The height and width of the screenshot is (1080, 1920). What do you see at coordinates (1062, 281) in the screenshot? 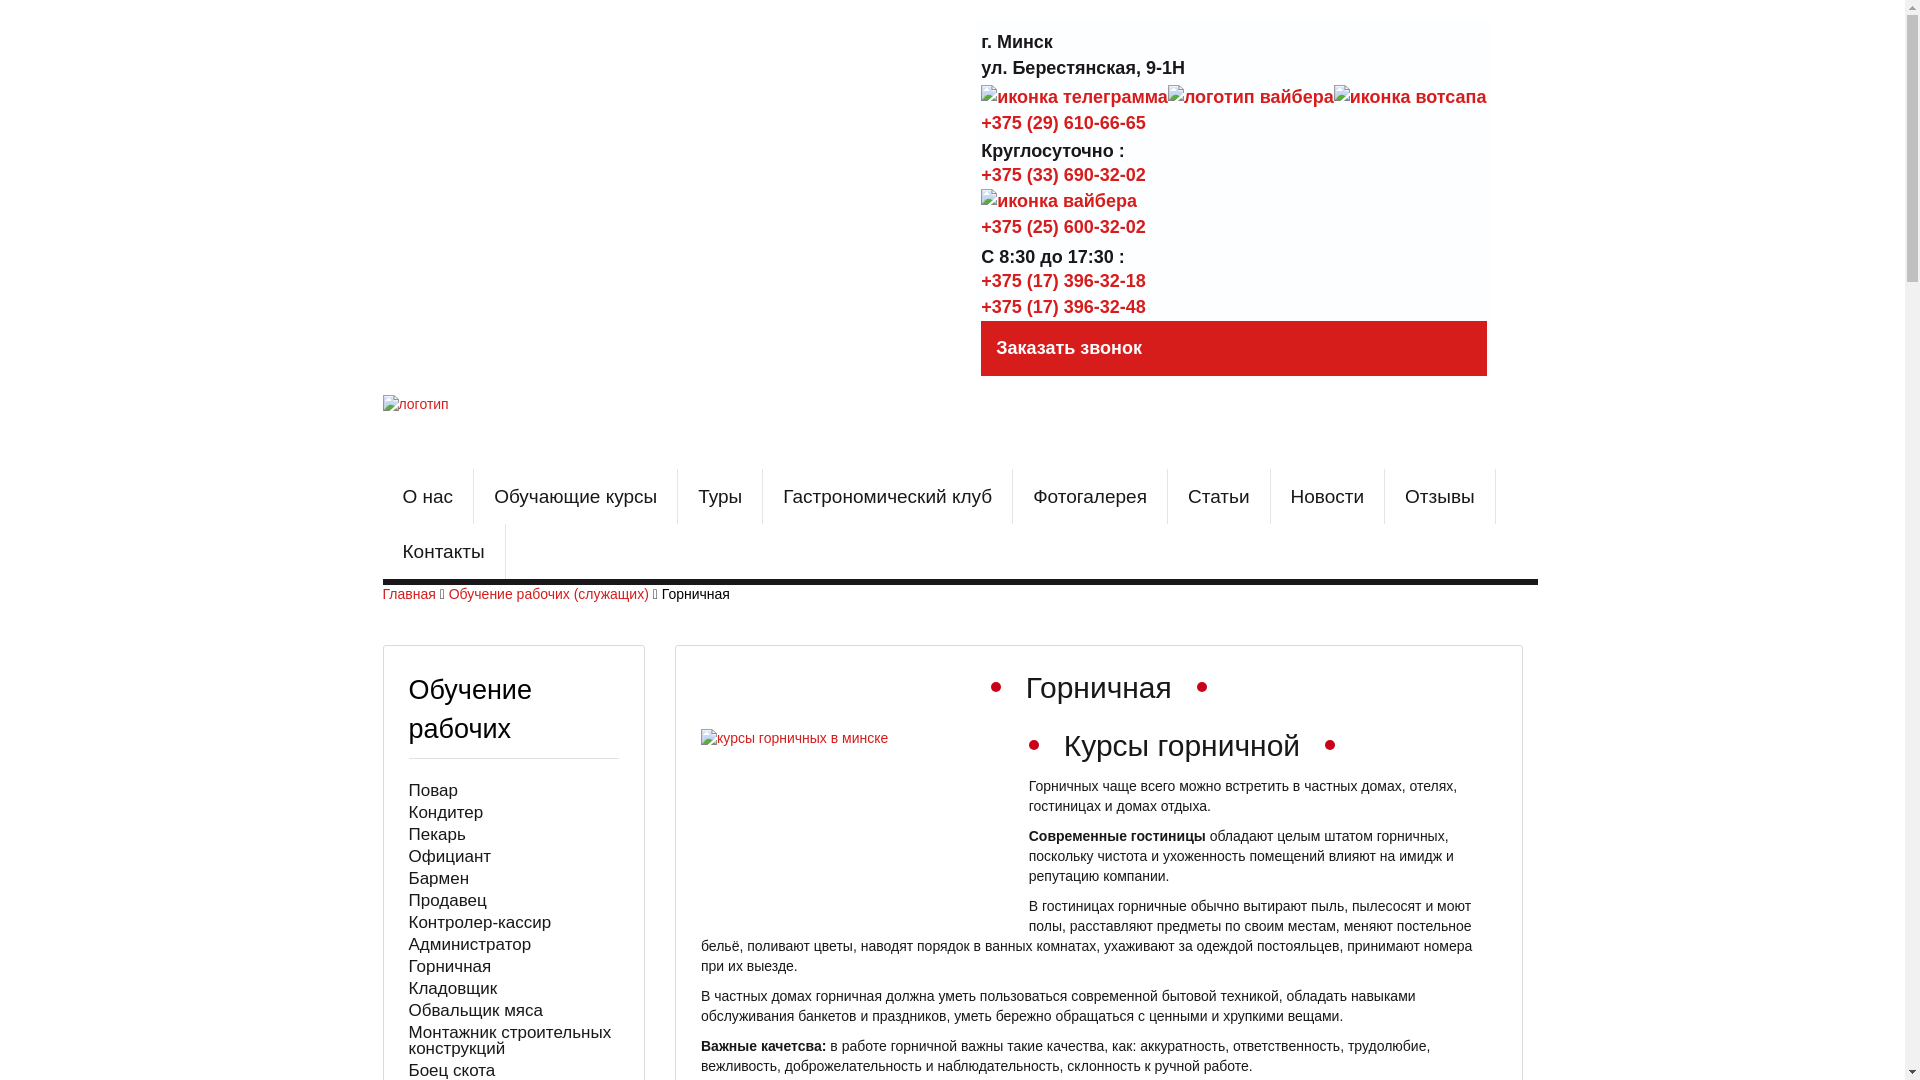
I see `'+375 (17) 396-32-18'` at bounding box center [1062, 281].